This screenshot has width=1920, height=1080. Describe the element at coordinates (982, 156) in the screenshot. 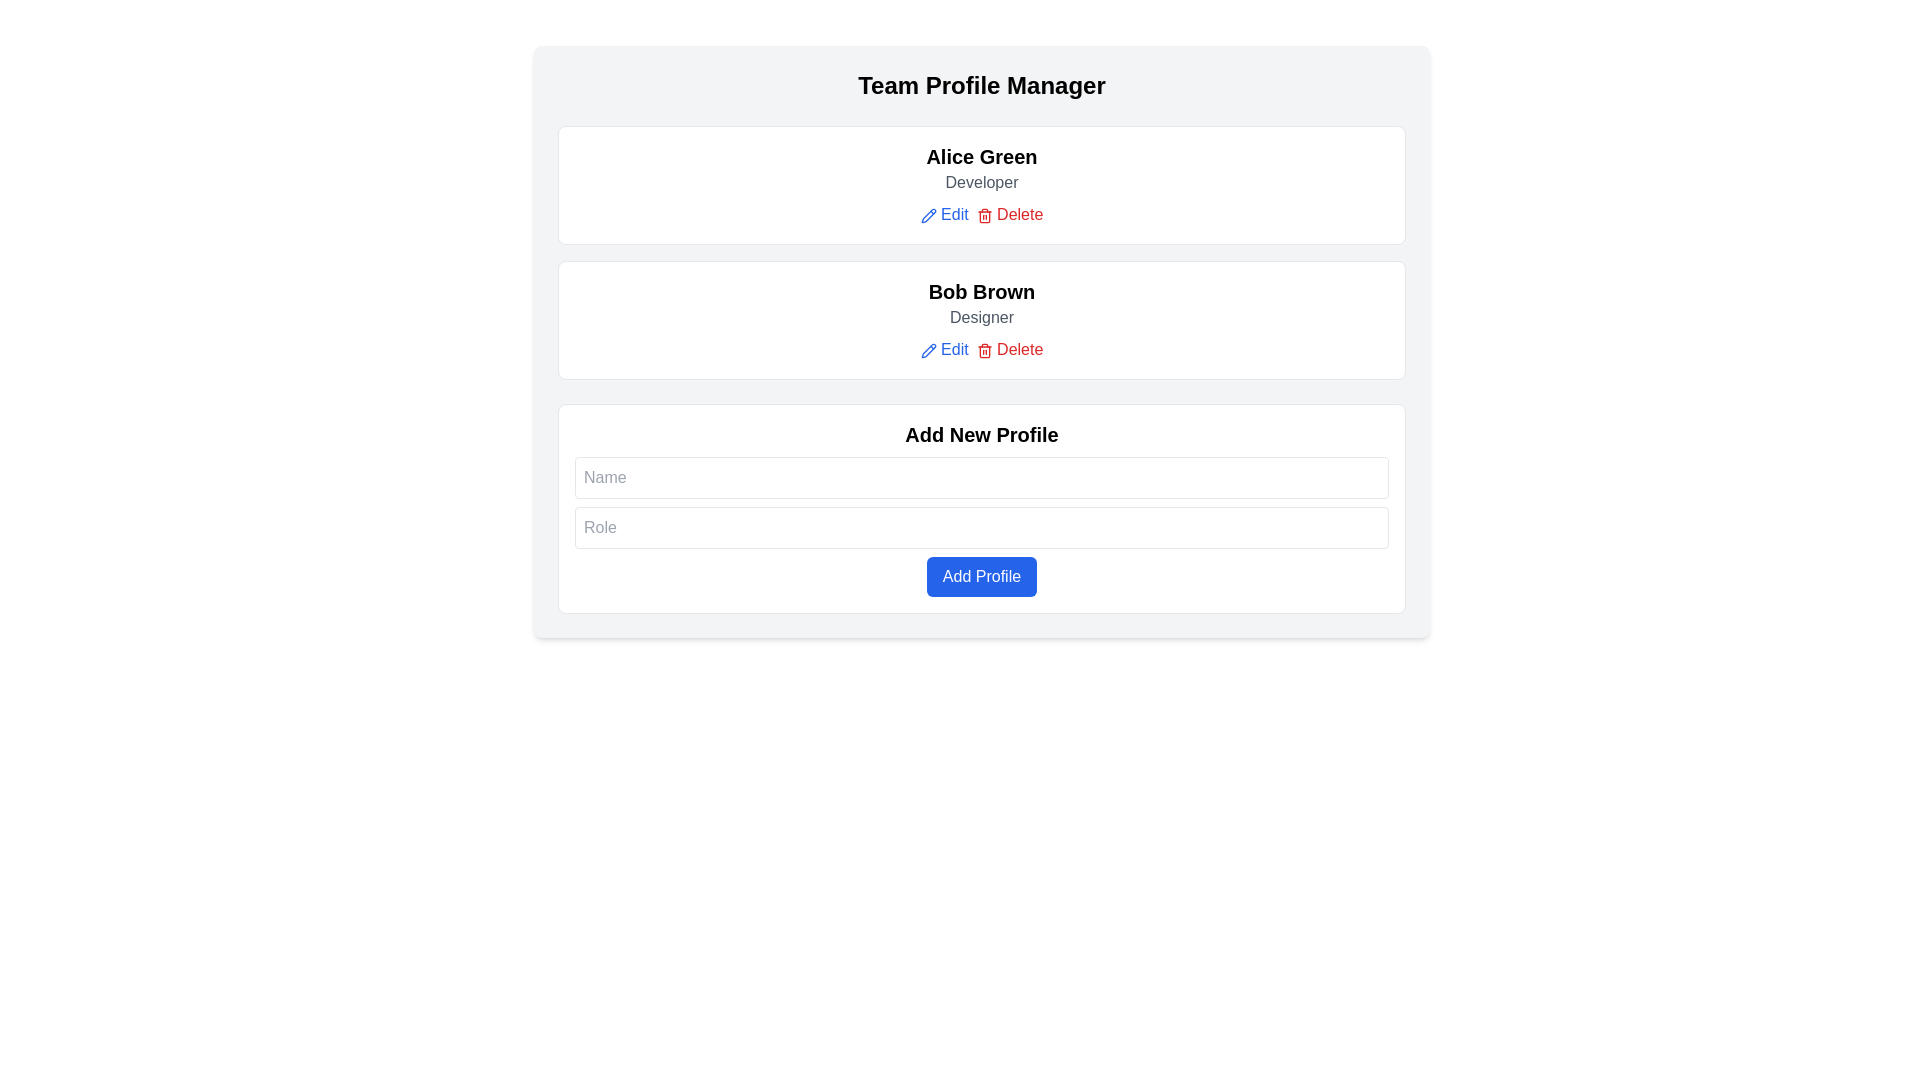

I see `the title text display element located at the top of the profile card, which identifies the individual associated with the card` at that location.